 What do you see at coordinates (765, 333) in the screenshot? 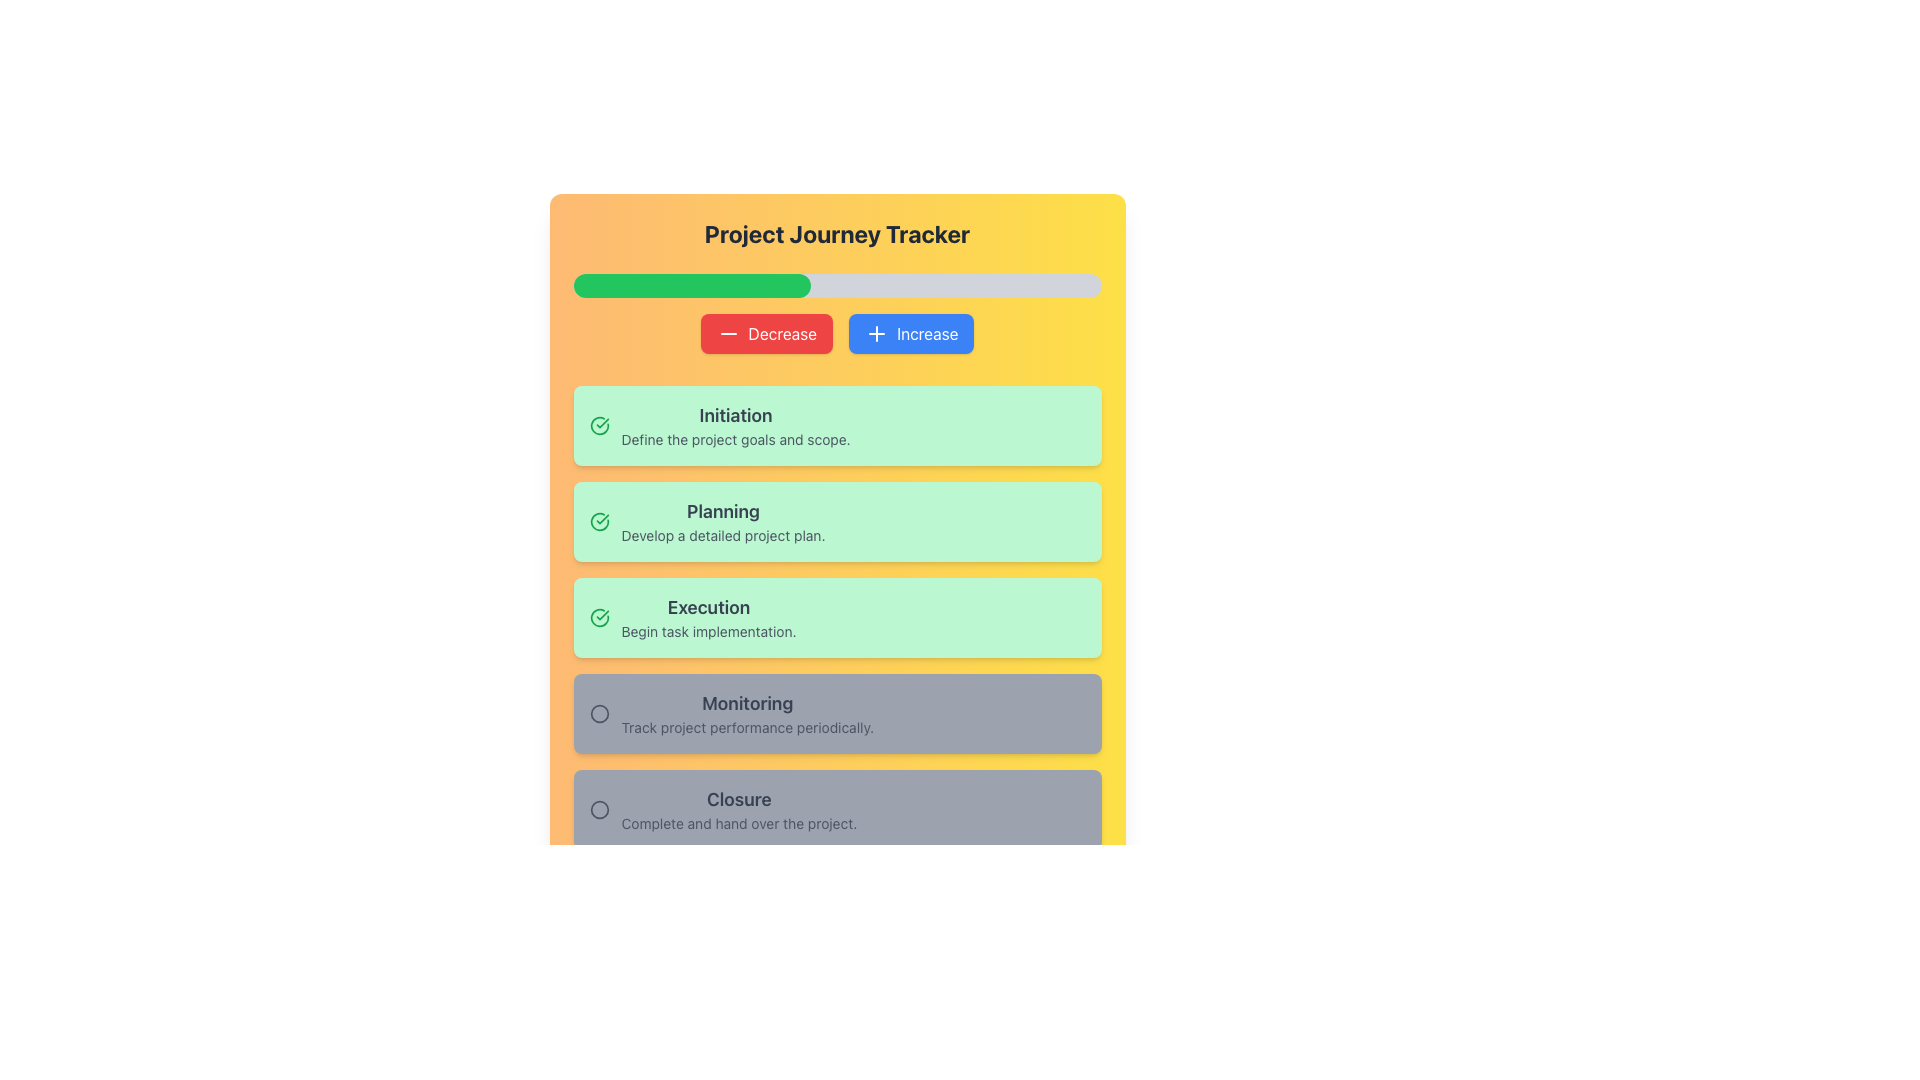
I see `the 'Decrease' button located below the progress bar in the 'Project Journey Tracker' section` at bounding box center [765, 333].